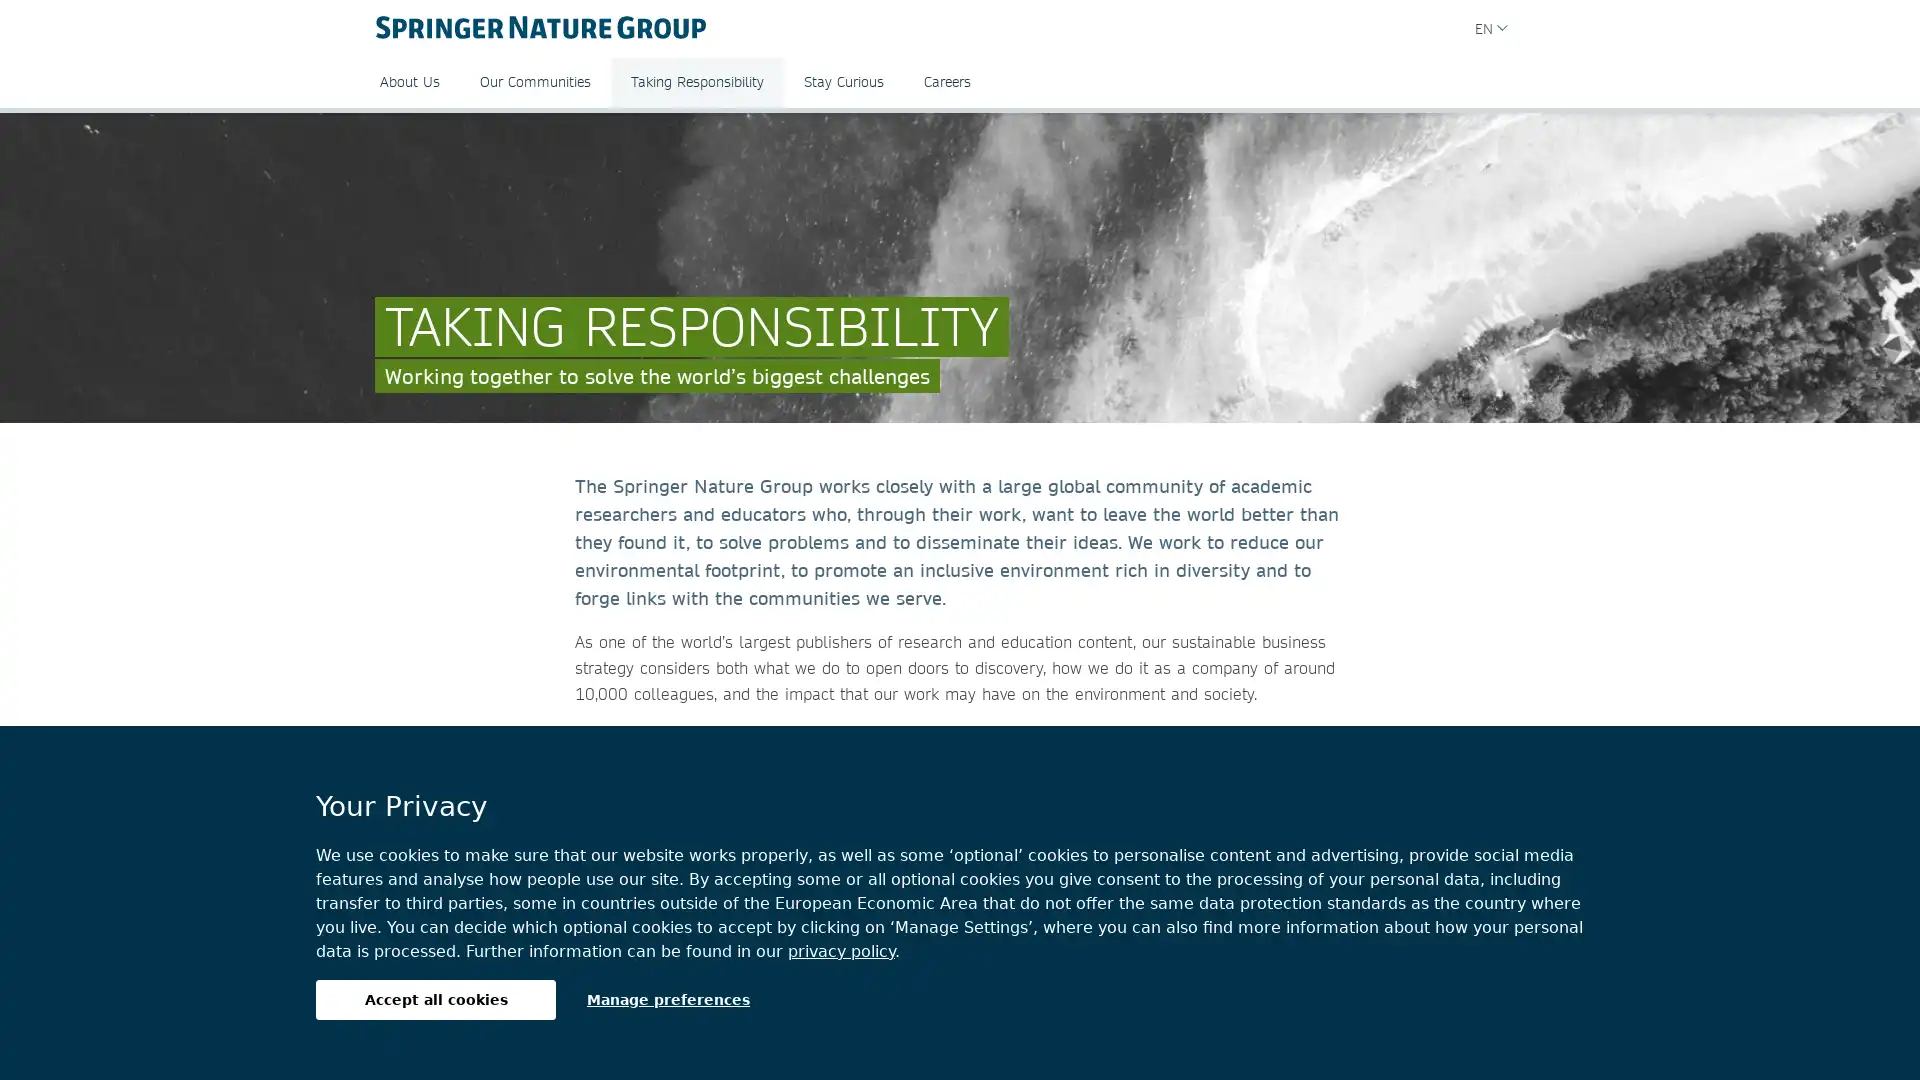 This screenshot has width=1920, height=1080. I want to click on Accept all cookies, so click(435, 999).